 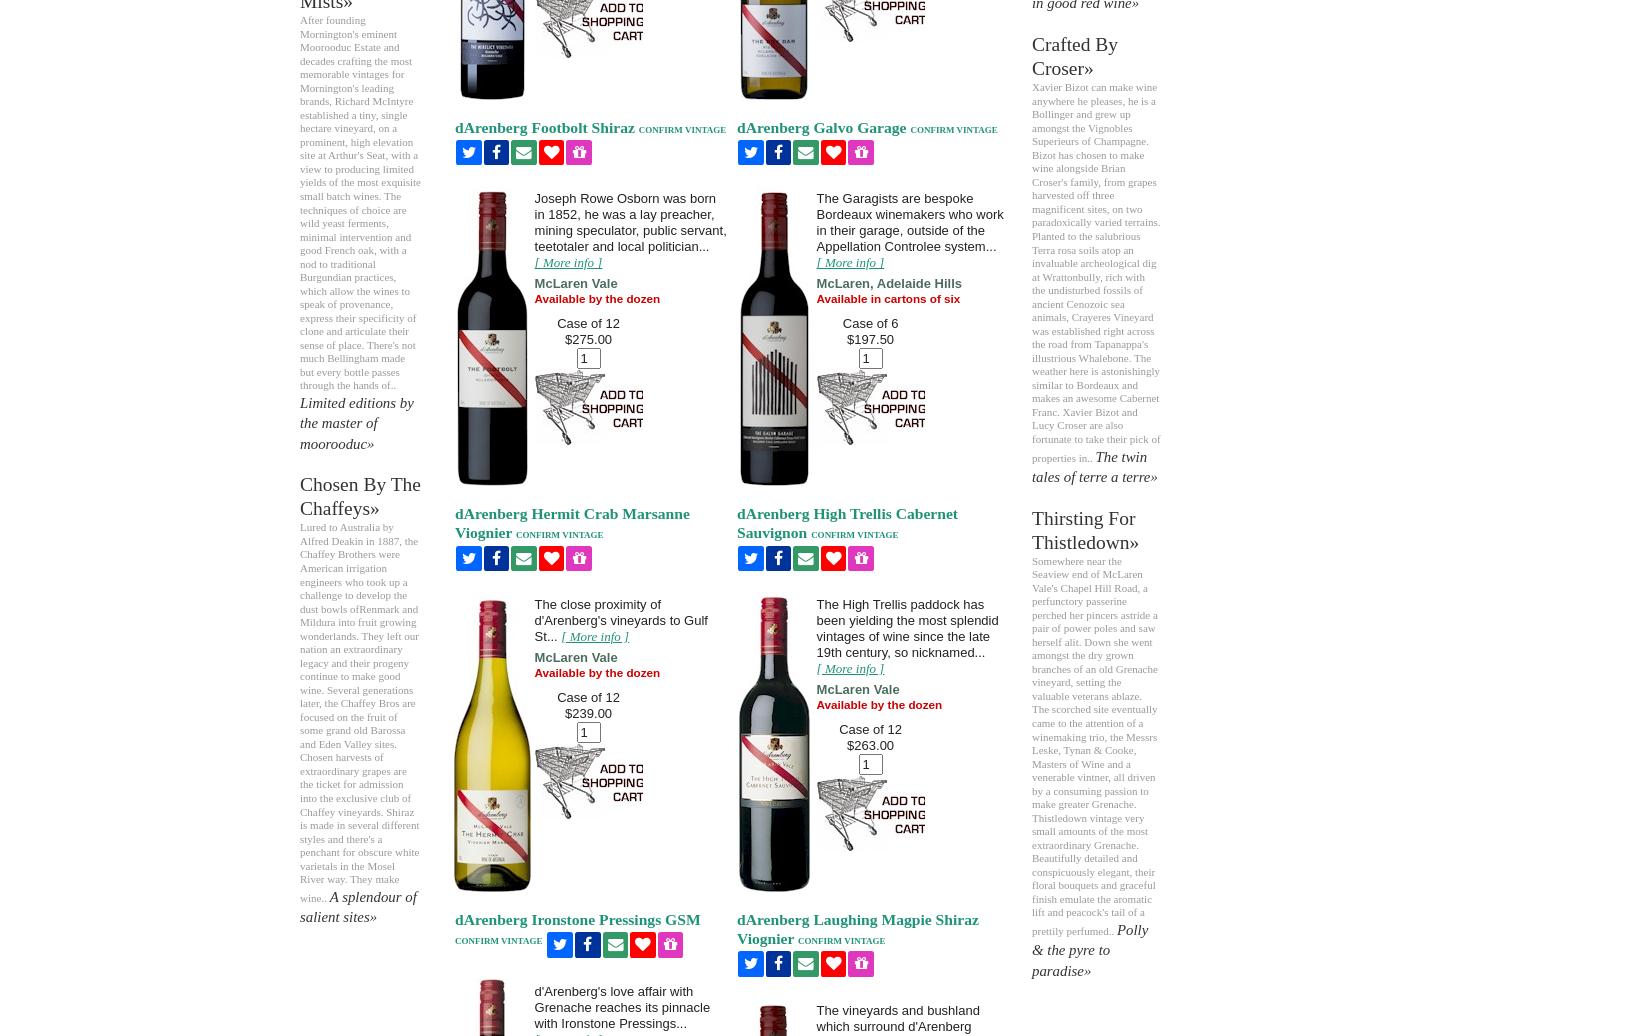 I want to click on '$239.00', so click(x=587, y=712).